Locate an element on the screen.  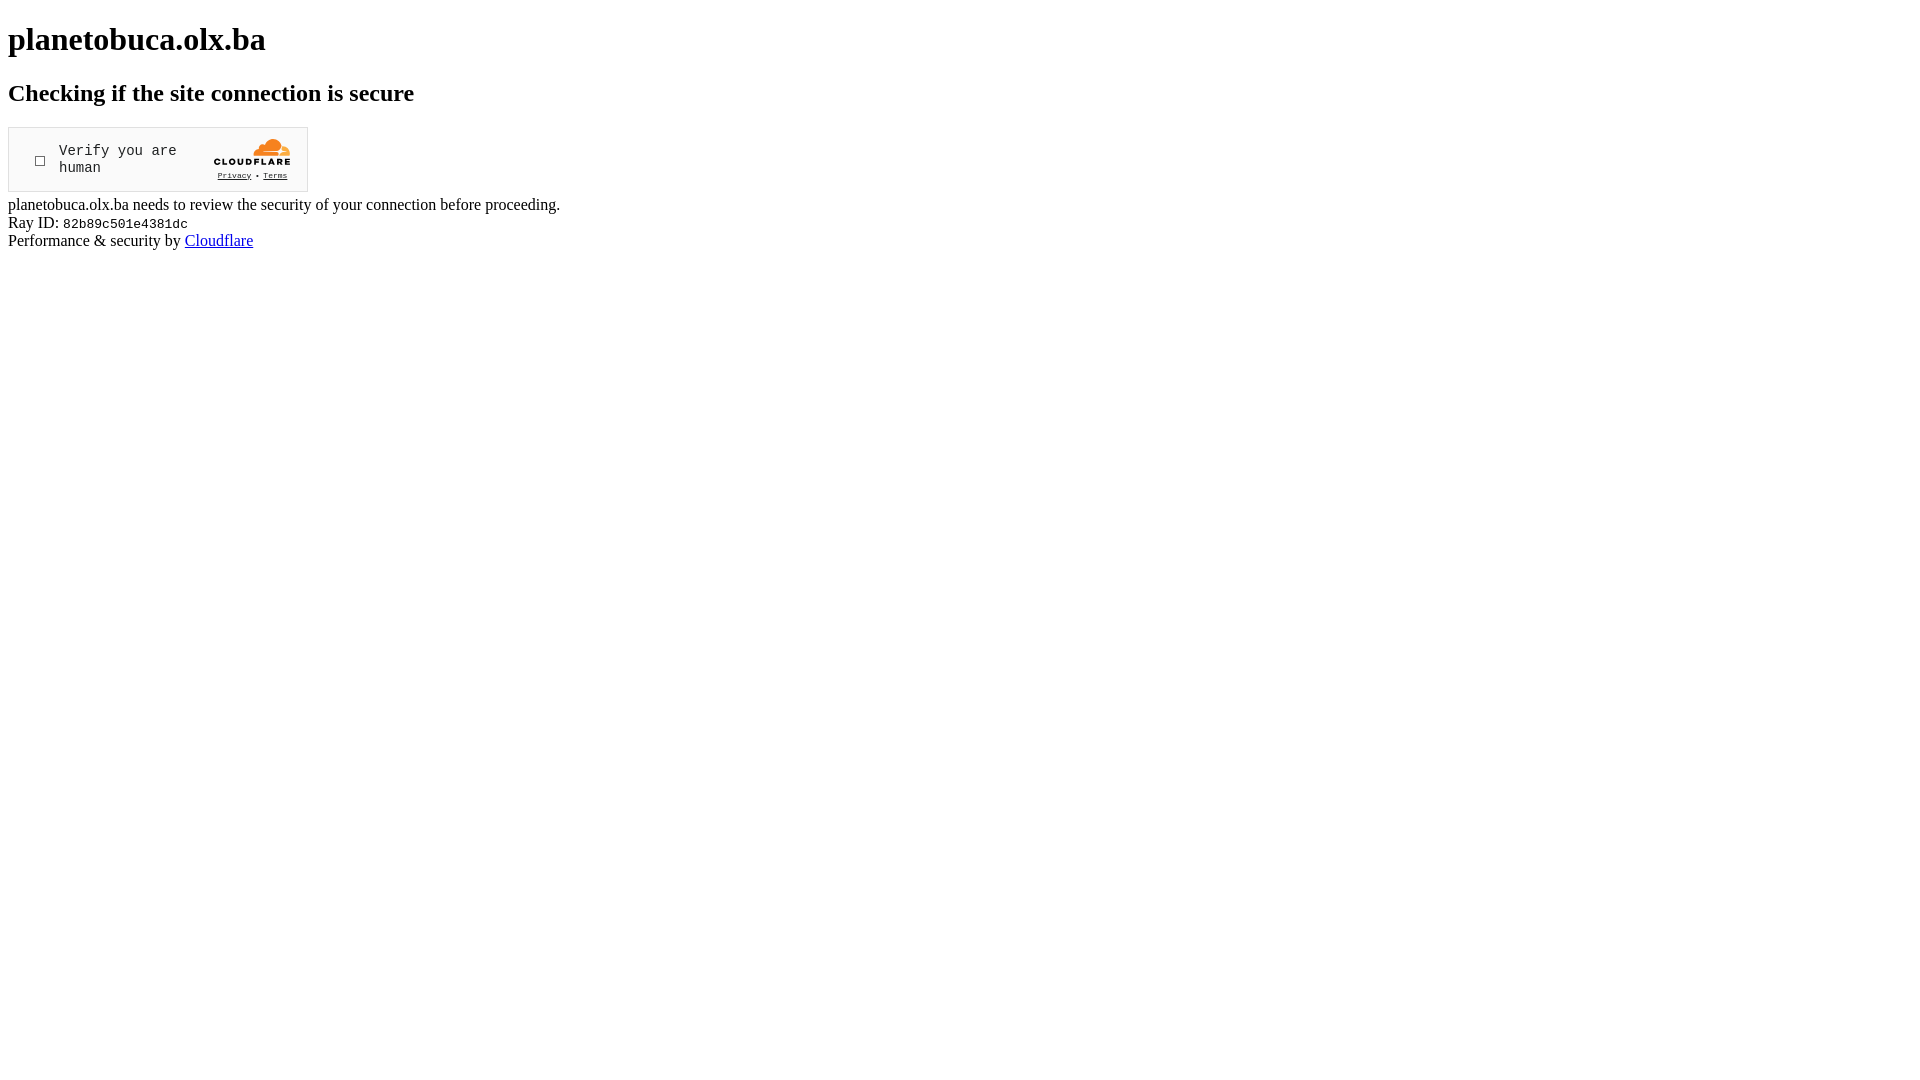
'Widget containing a Cloudflare security challenge' is located at coordinates (157, 158).